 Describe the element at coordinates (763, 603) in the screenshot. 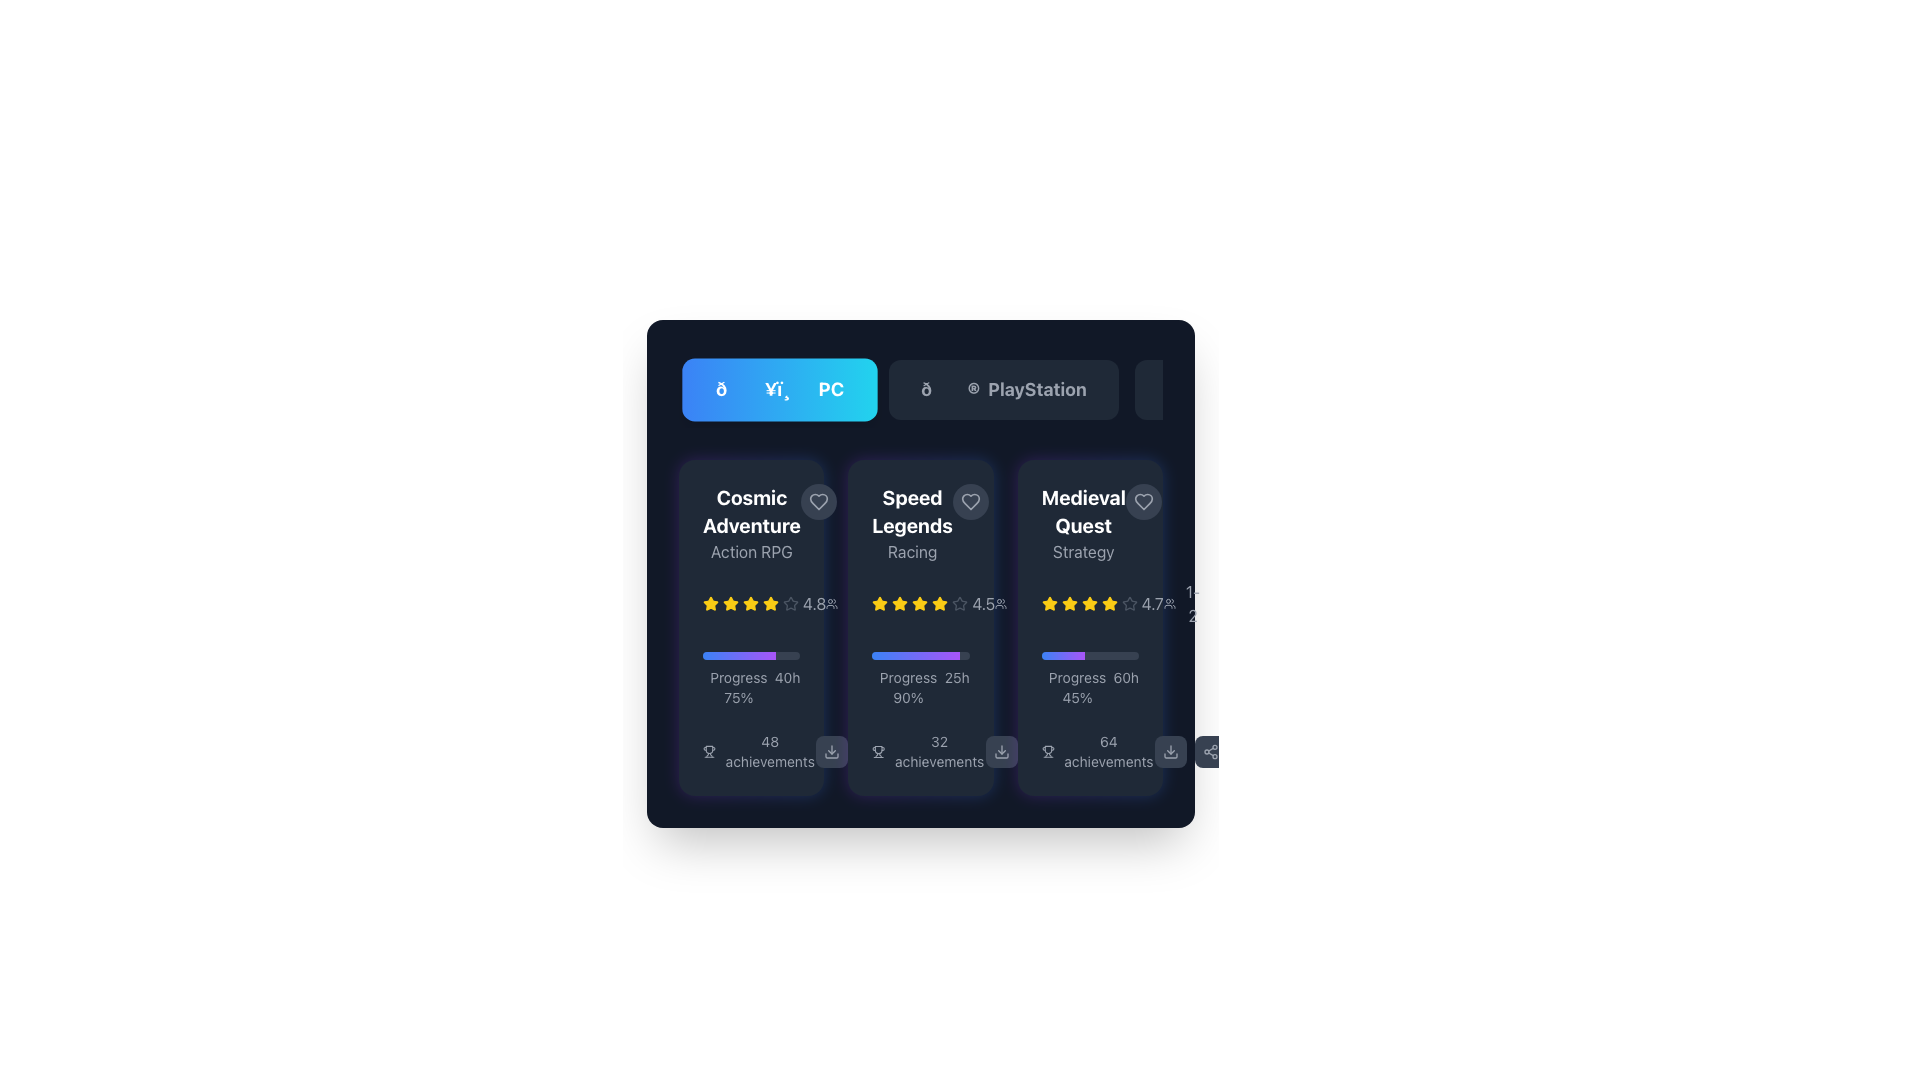

I see `the rating display showing '4.8' with four filled yellow stars and one outlined gray star, located below the title 'Cosmic Adventure'` at that location.